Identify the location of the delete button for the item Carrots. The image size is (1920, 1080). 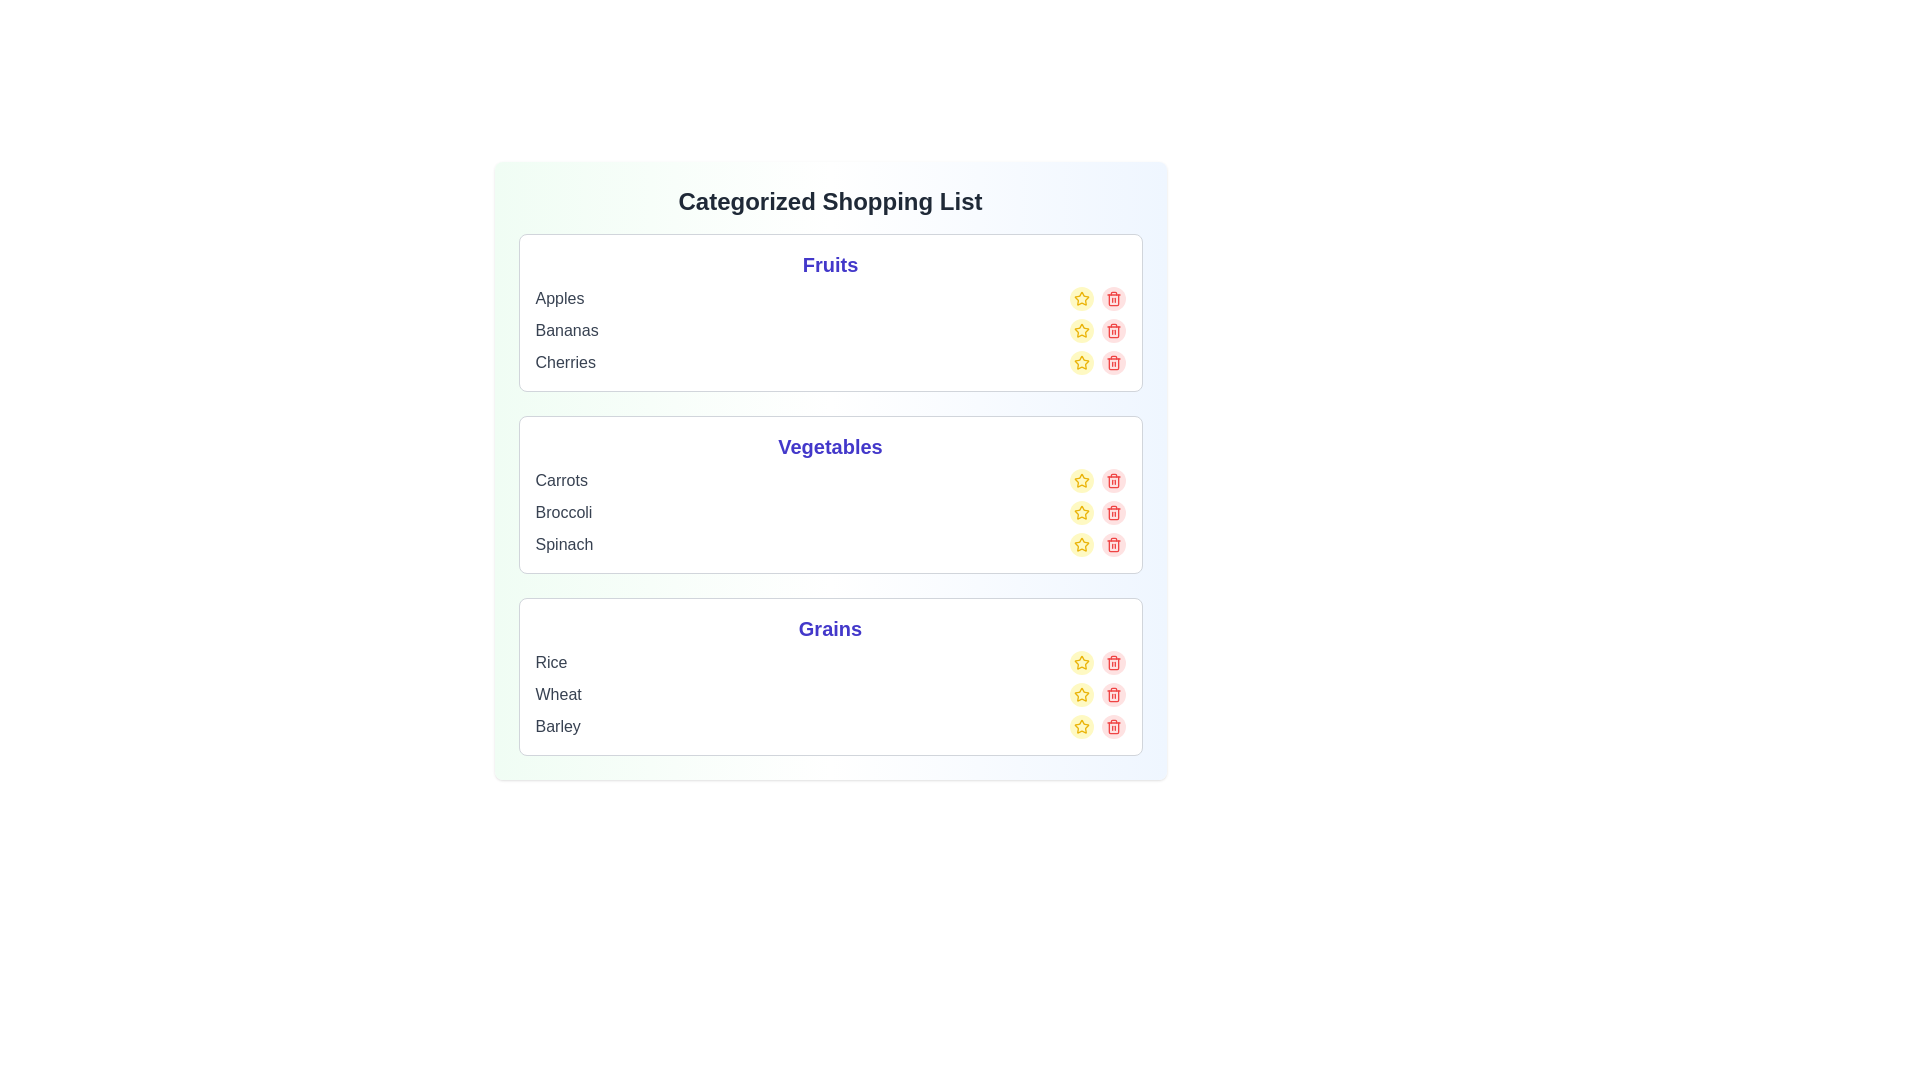
(1112, 481).